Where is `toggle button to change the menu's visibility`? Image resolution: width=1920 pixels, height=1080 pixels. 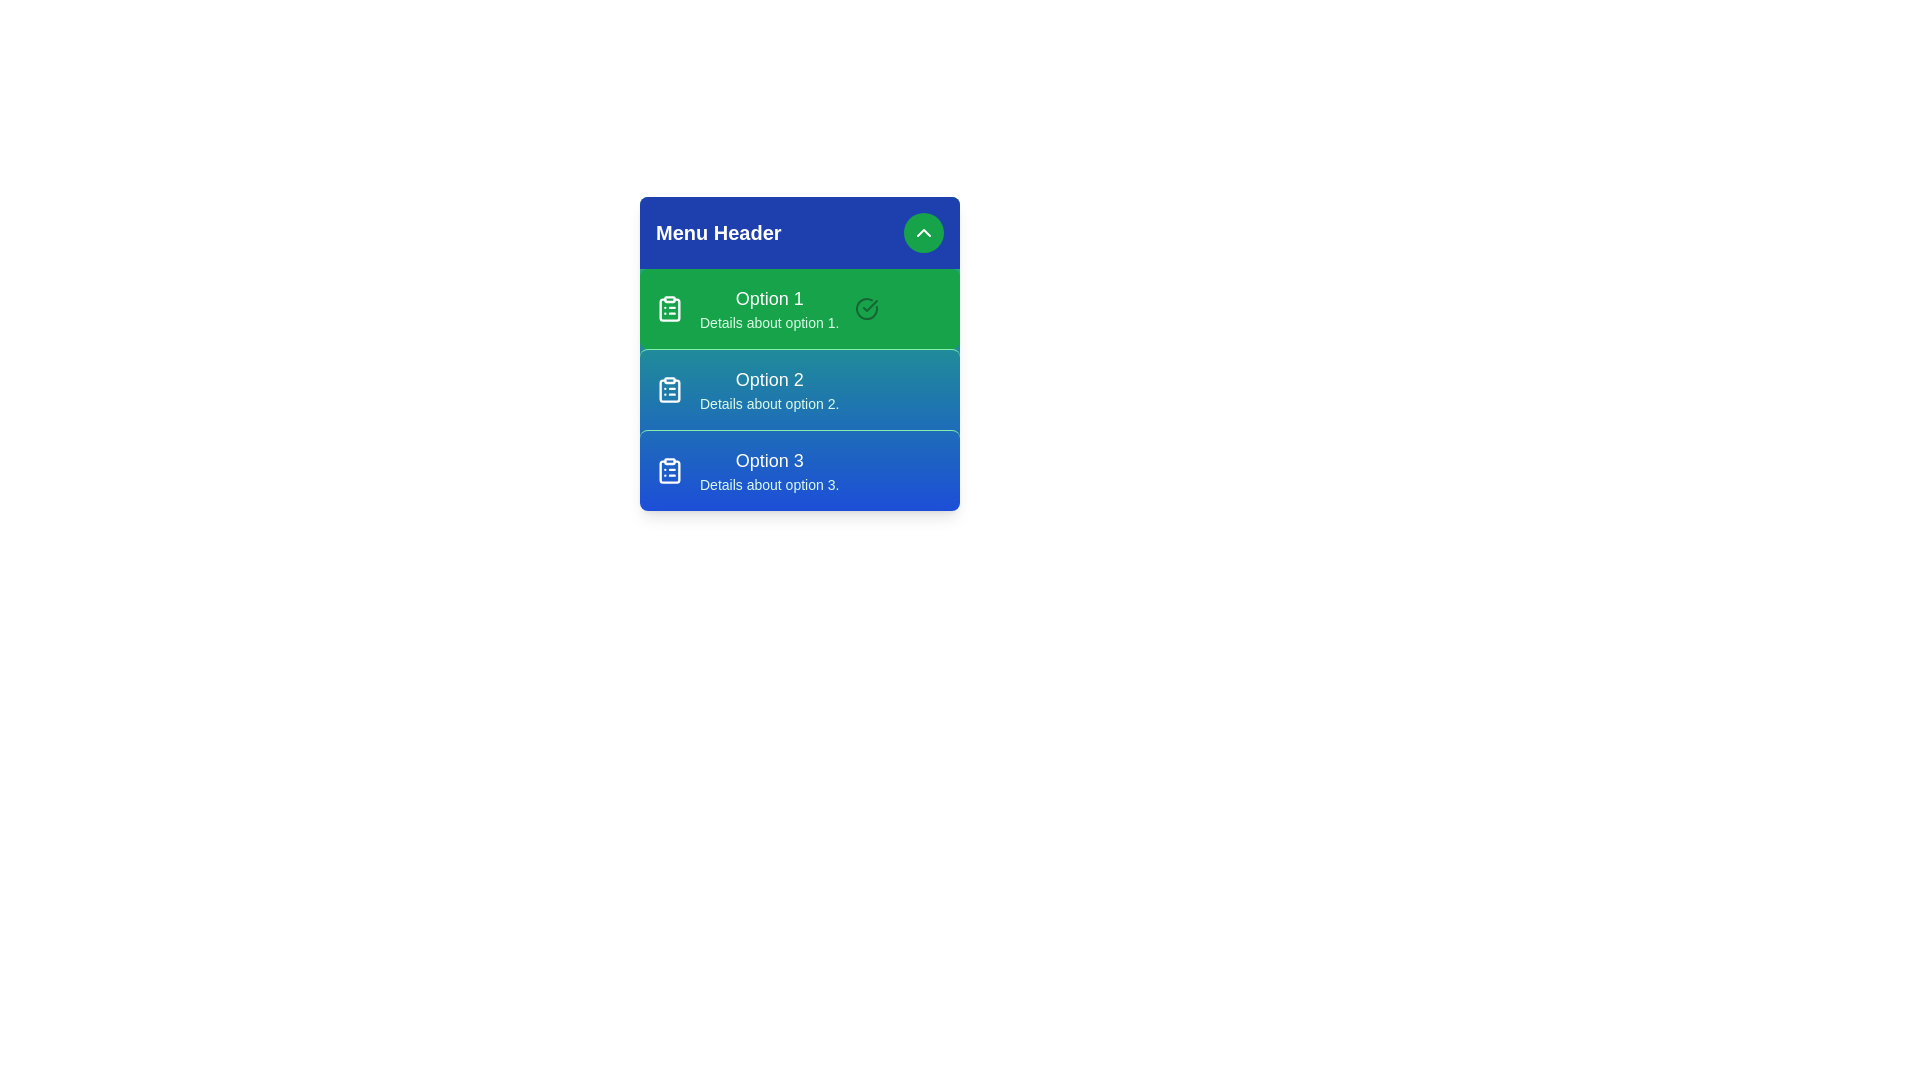
toggle button to change the menu's visibility is located at coordinates (923, 231).